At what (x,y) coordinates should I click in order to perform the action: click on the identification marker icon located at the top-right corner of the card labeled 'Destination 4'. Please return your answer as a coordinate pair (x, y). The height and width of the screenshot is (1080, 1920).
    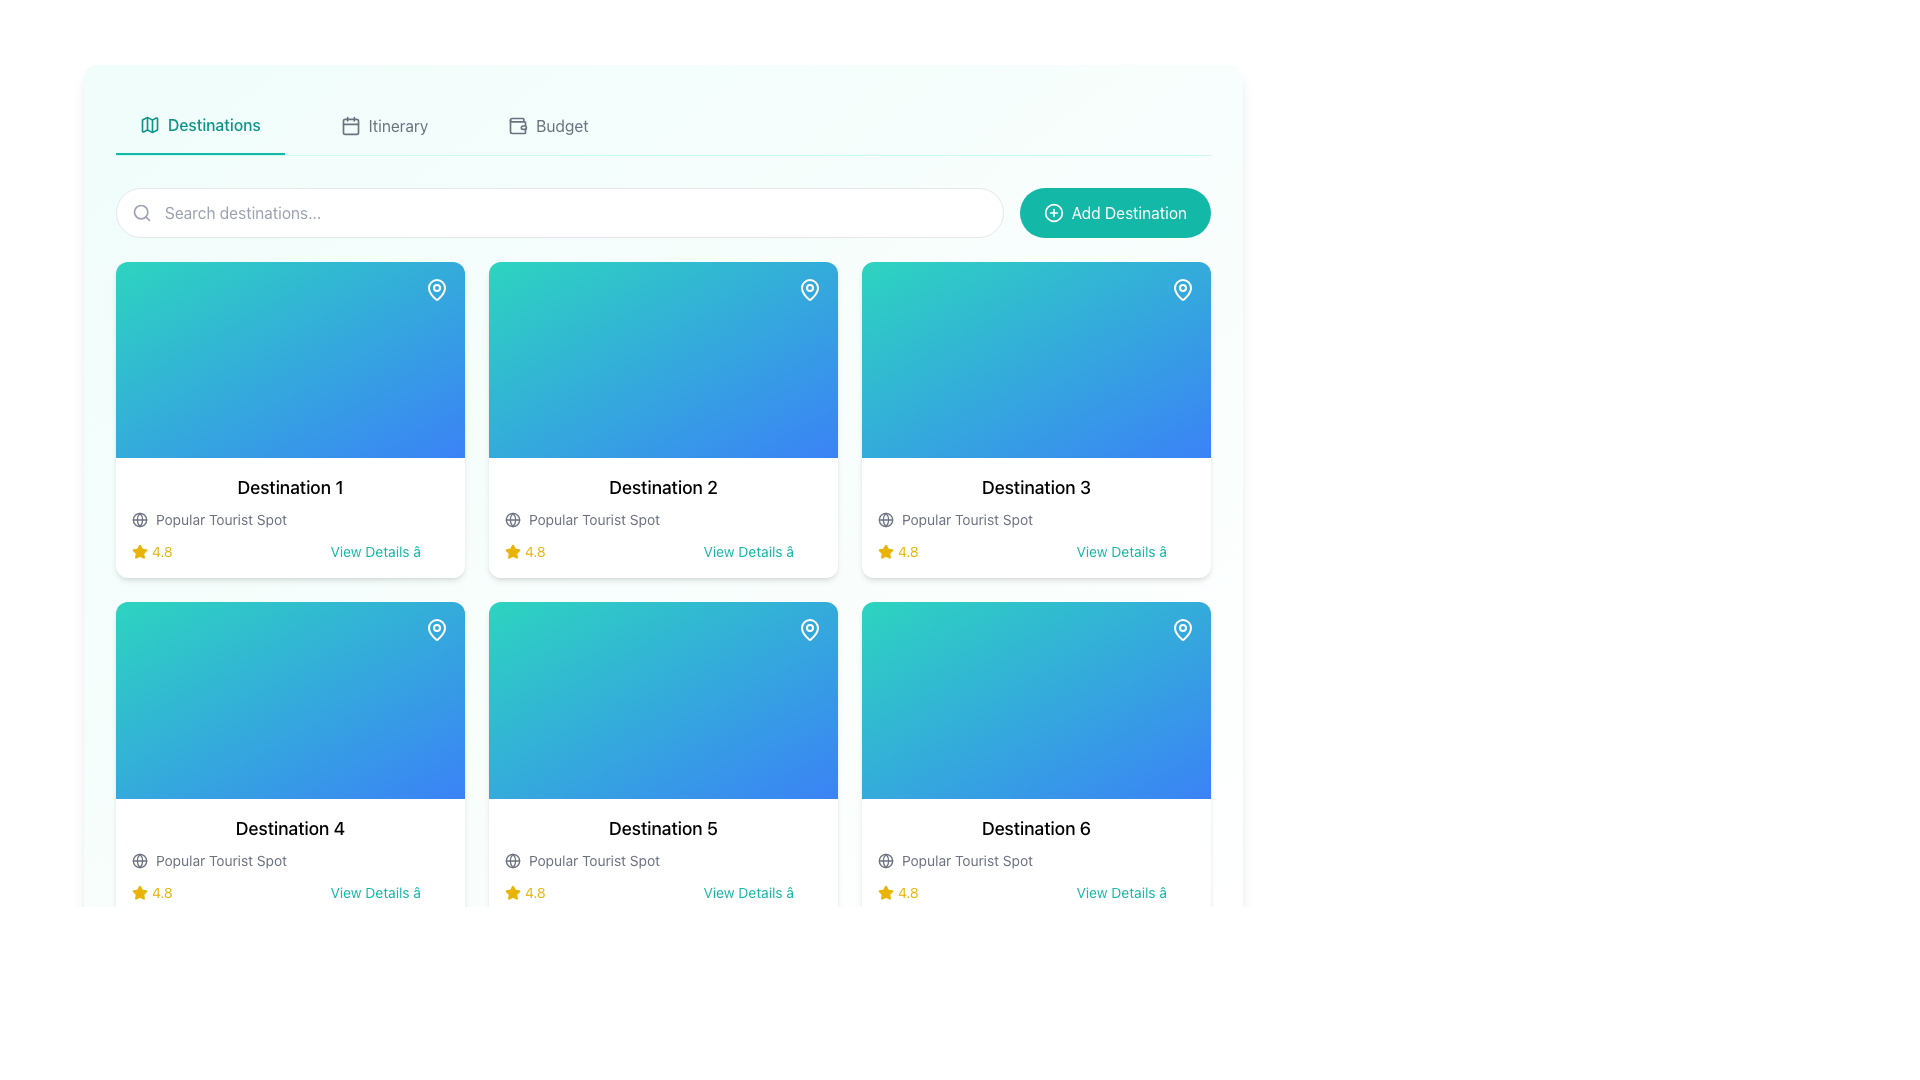
    Looking at the image, I should click on (435, 628).